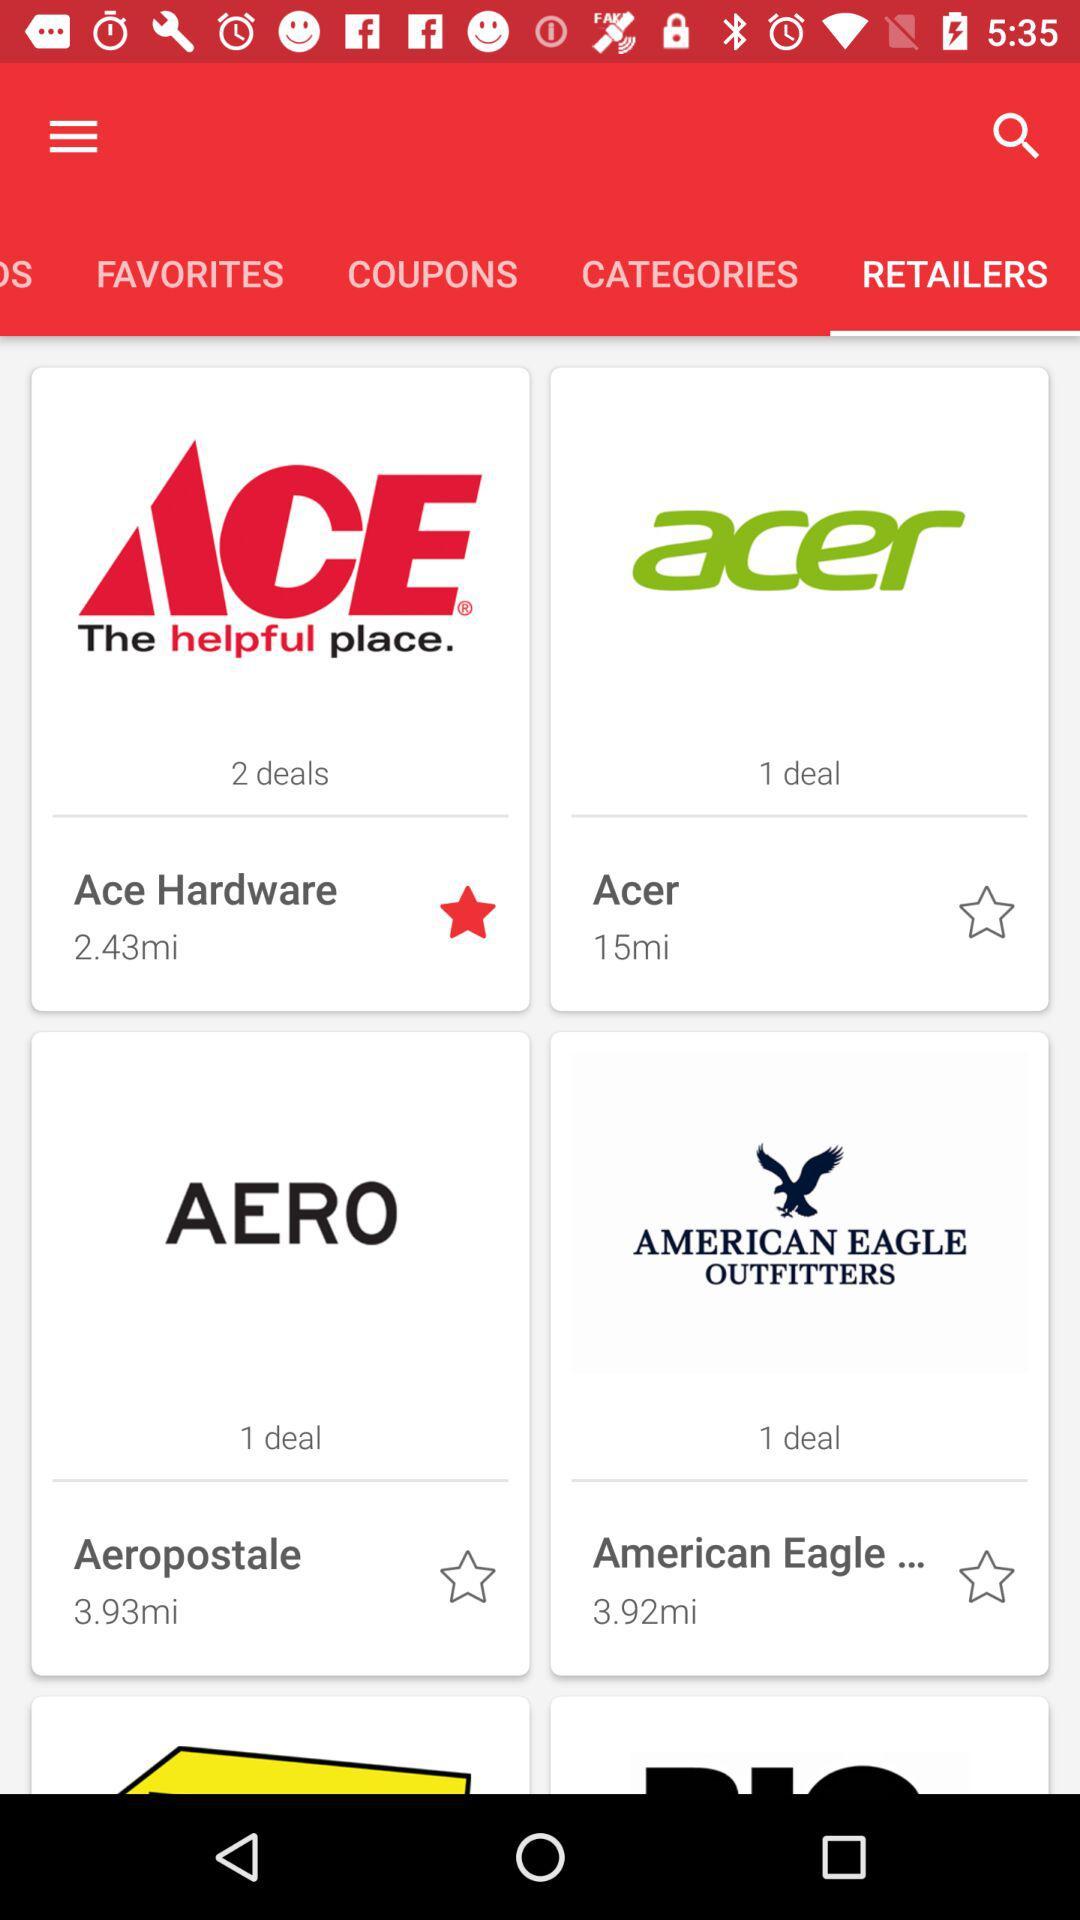 This screenshot has height=1920, width=1080. I want to click on make item a favorite, so click(990, 916).